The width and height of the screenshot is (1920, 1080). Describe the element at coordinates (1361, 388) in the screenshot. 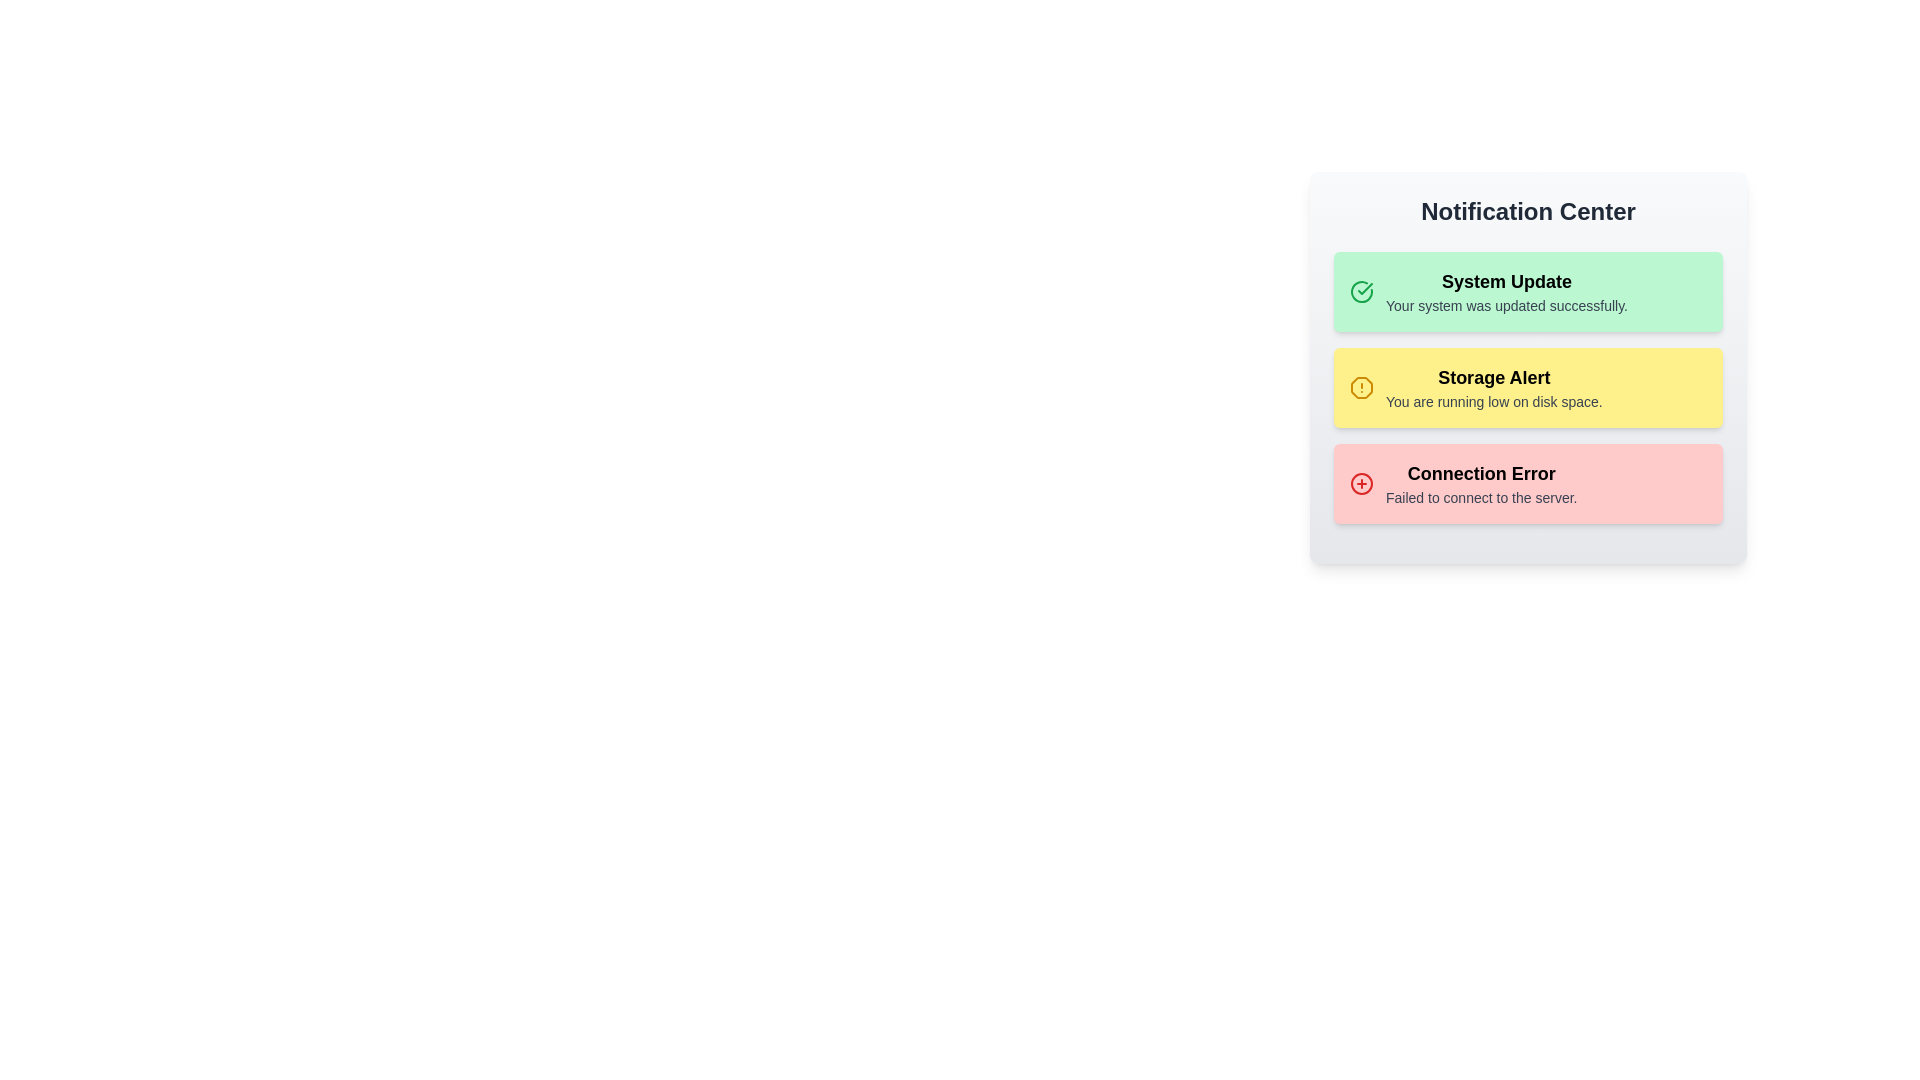

I see `the notification icon for Storage Alert` at that location.